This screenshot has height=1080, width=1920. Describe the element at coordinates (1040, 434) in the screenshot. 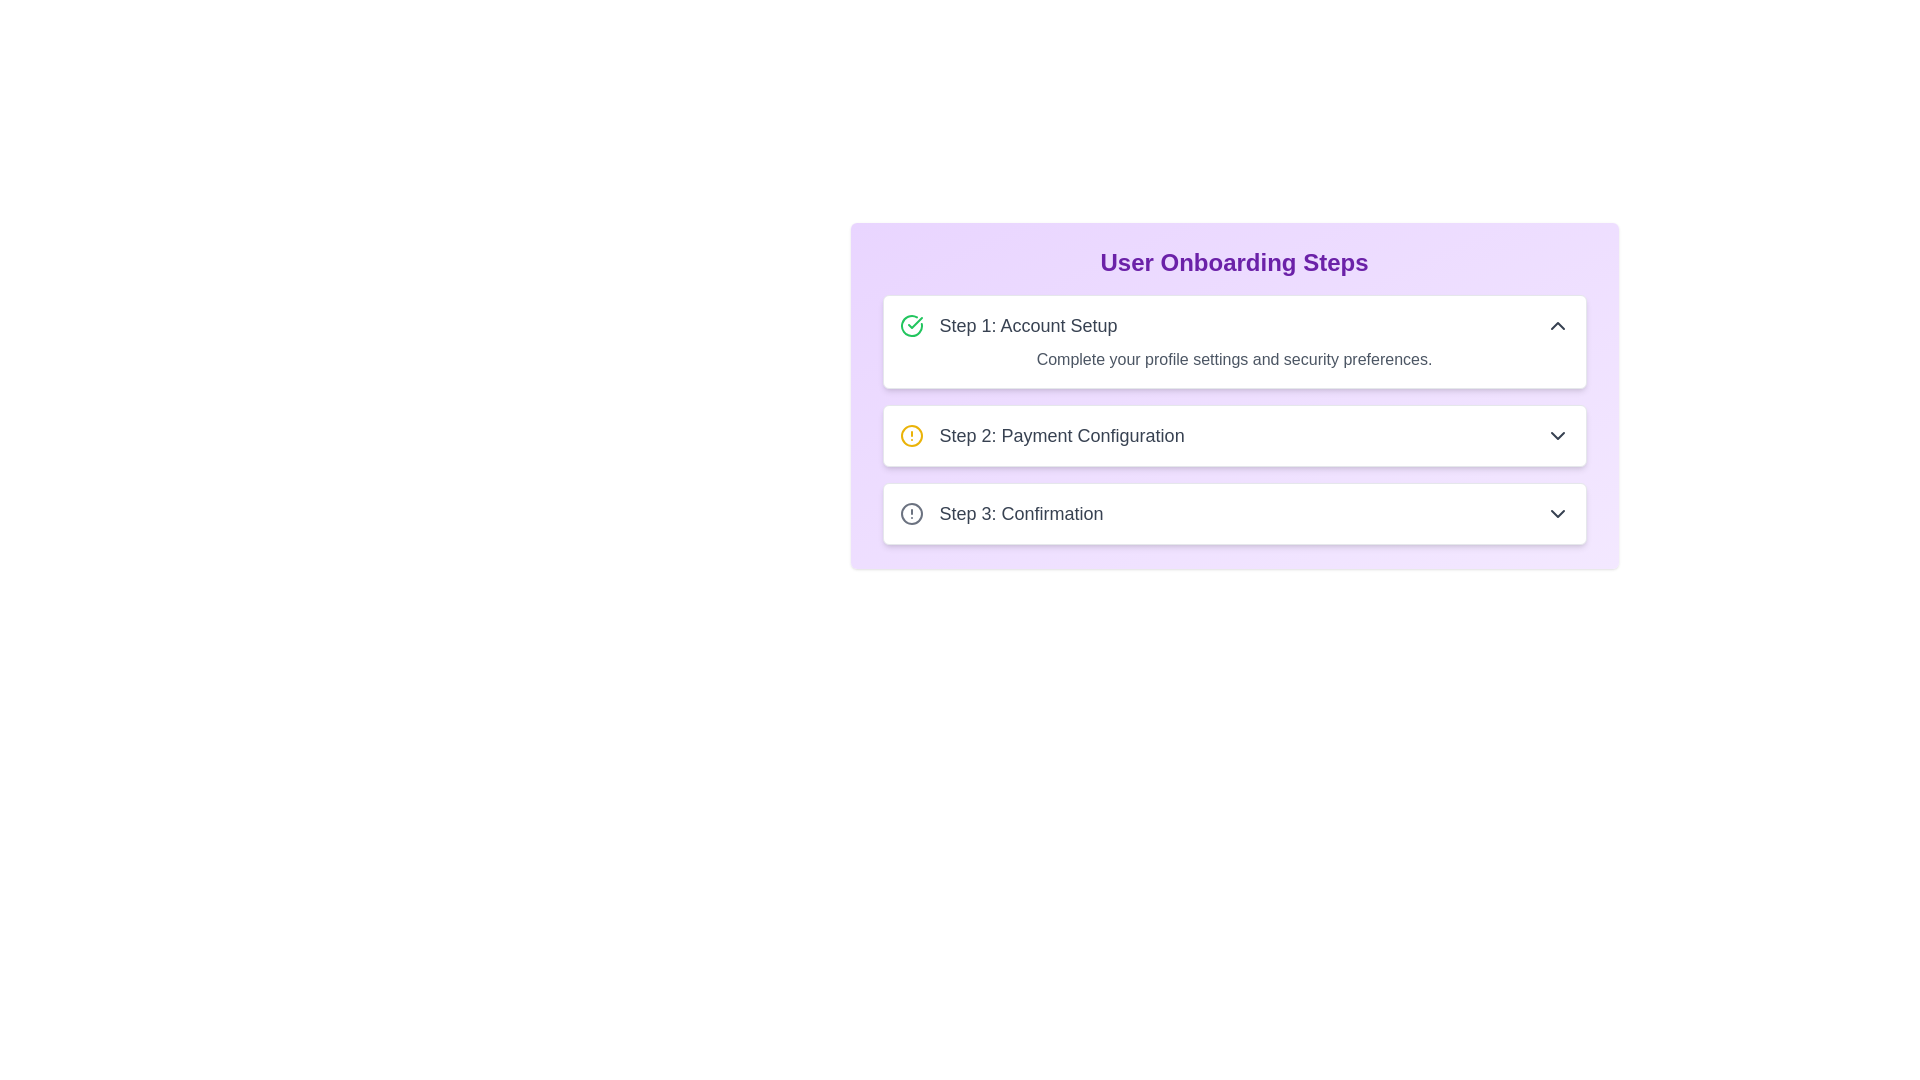

I see `the 'Step 2: Payment Configuration' section in the onboarding process, which features a yellow circle icon with an exclamation mark and is located centrally within a purple background` at that location.